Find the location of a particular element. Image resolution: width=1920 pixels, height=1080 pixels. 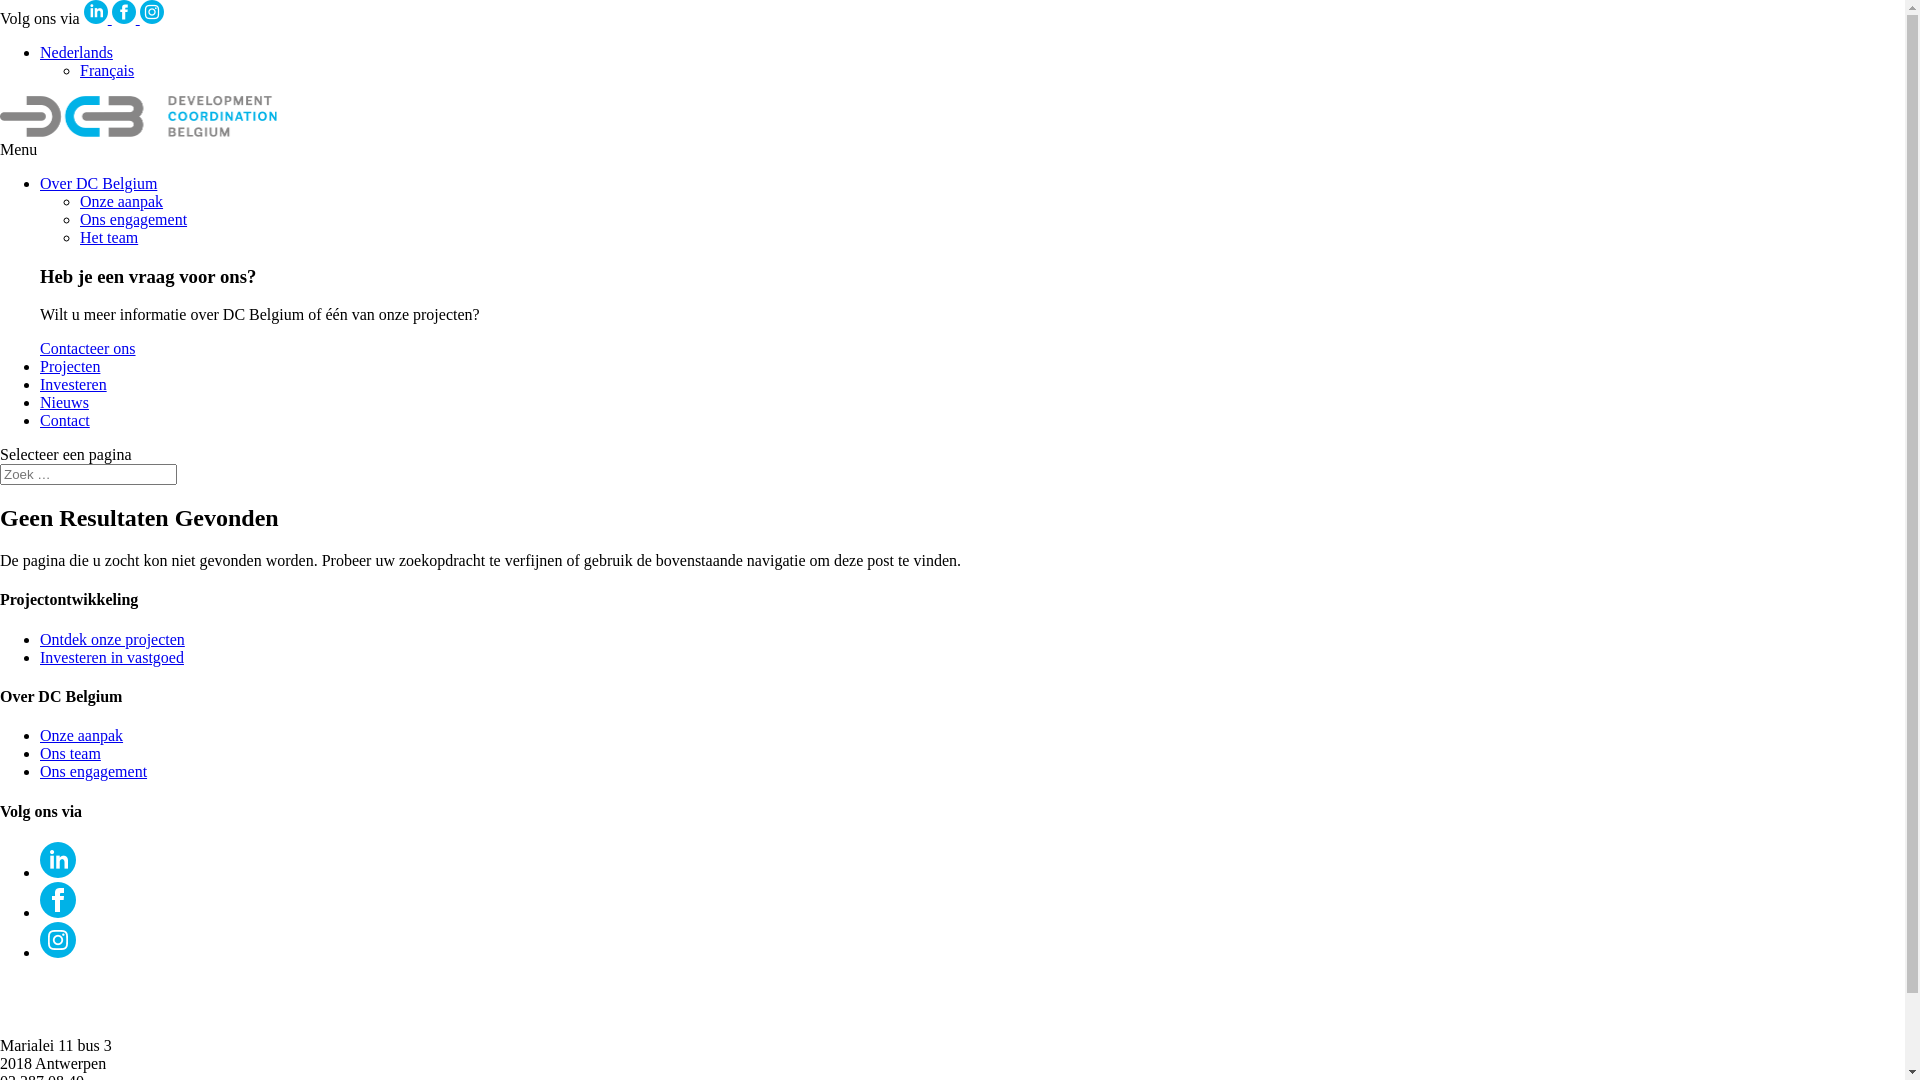

'Facebook' is located at coordinates (57, 898).